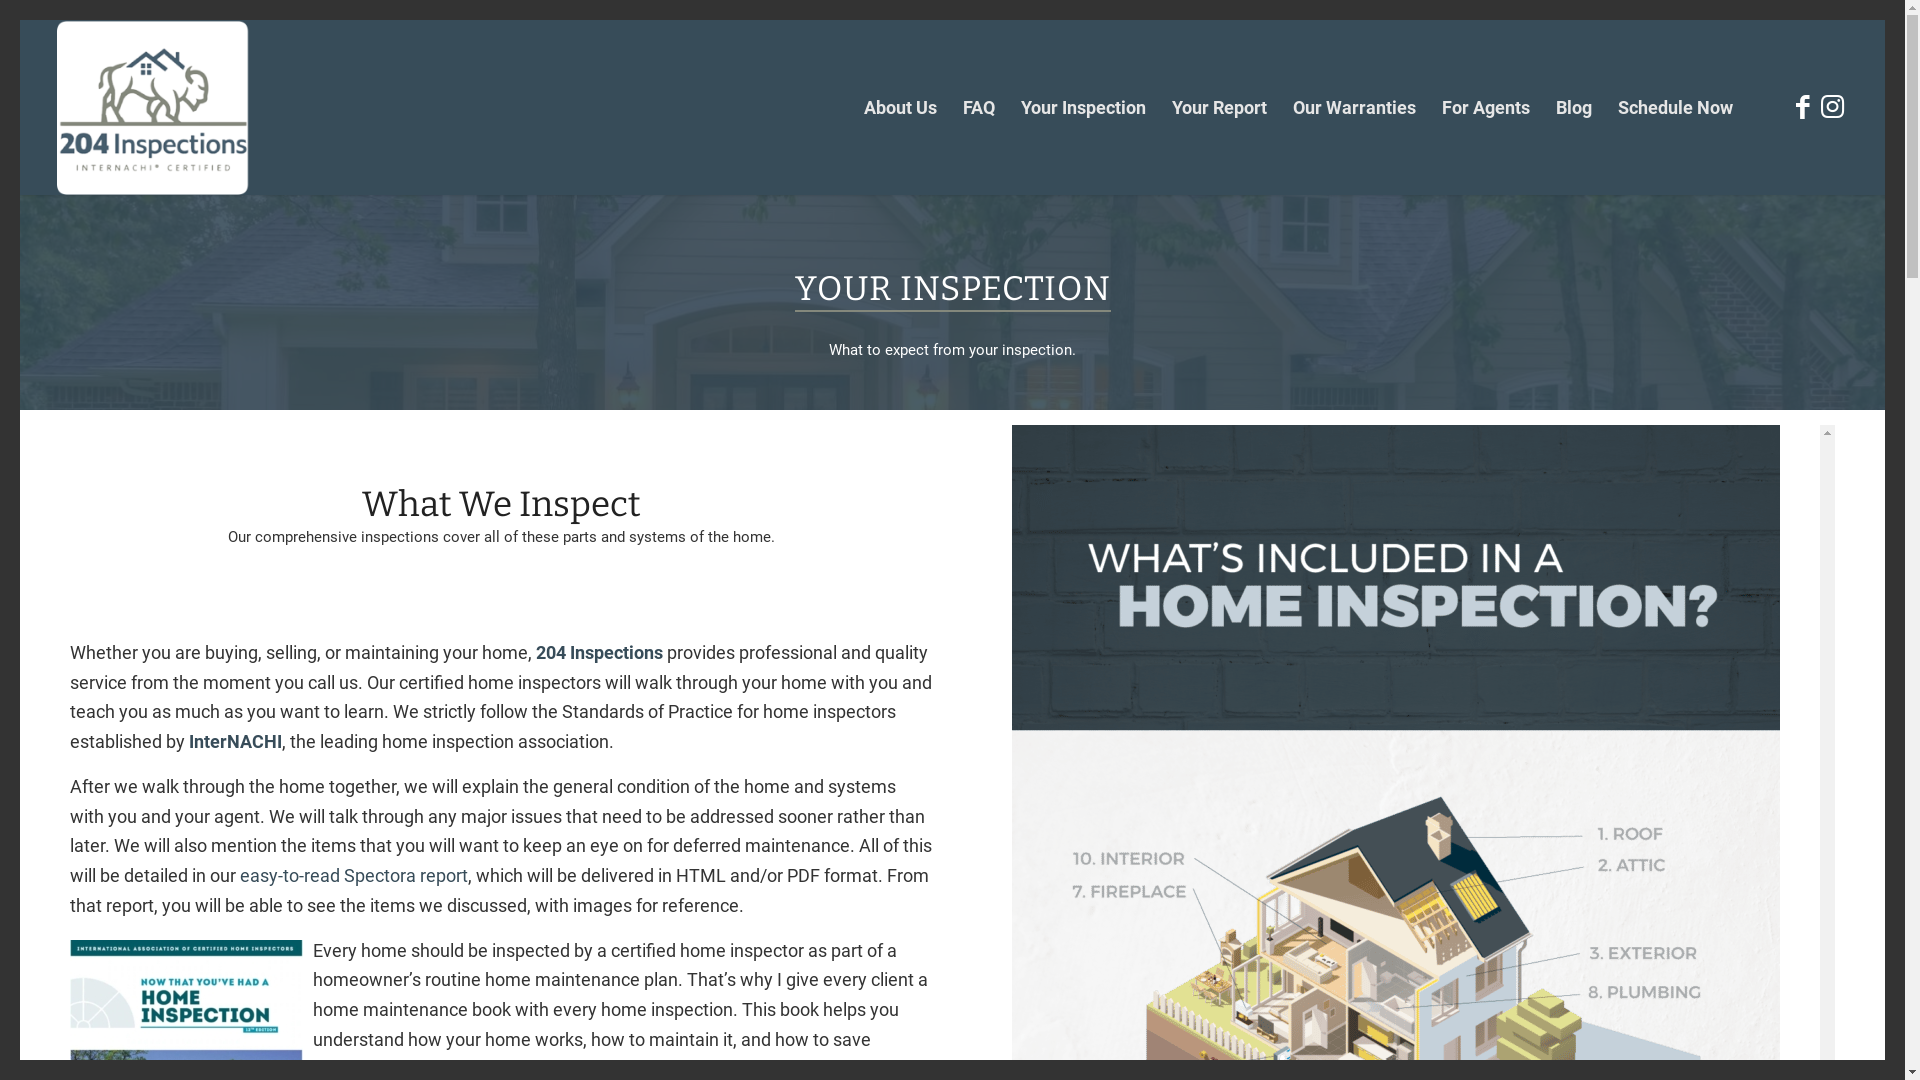 This screenshot has height=1080, width=1920. What do you see at coordinates (1082, 107) in the screenshot?
I see `'Your Inspection'` at bounding box center [1082, 107].